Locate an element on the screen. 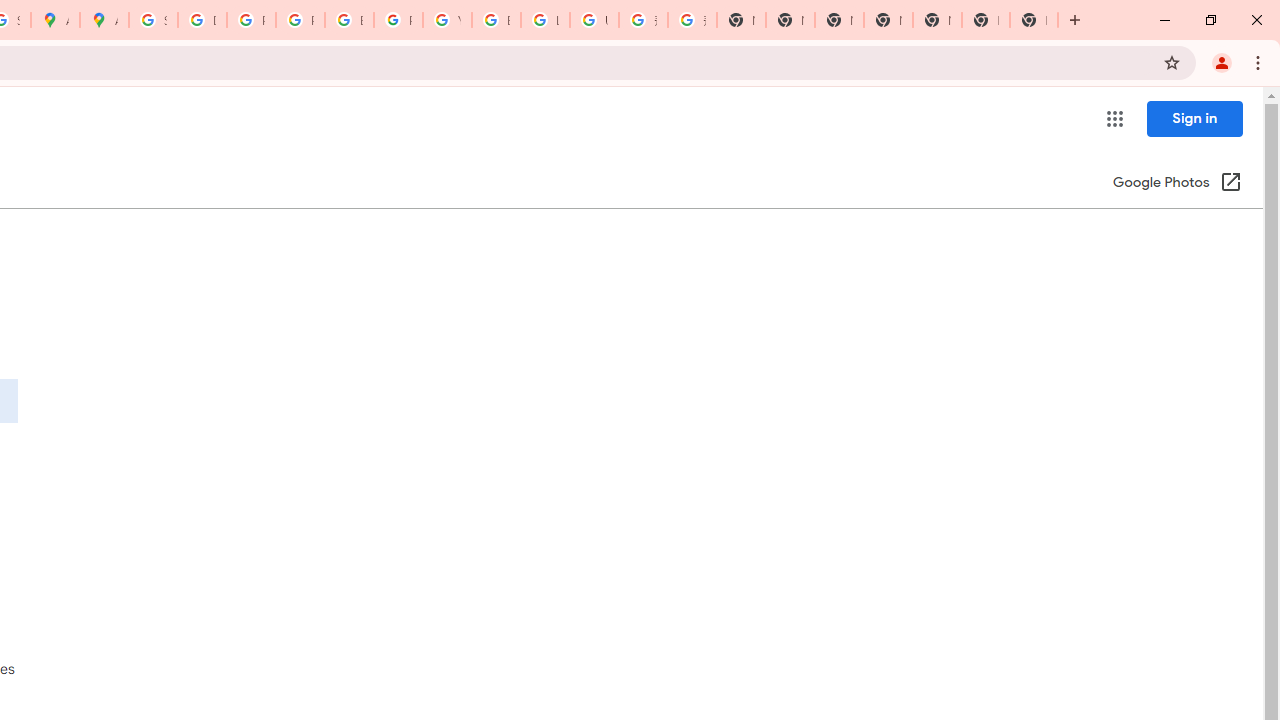 This screenshot has width=1280, height=720. 'YouTube' is located at coordinates (446, 20).